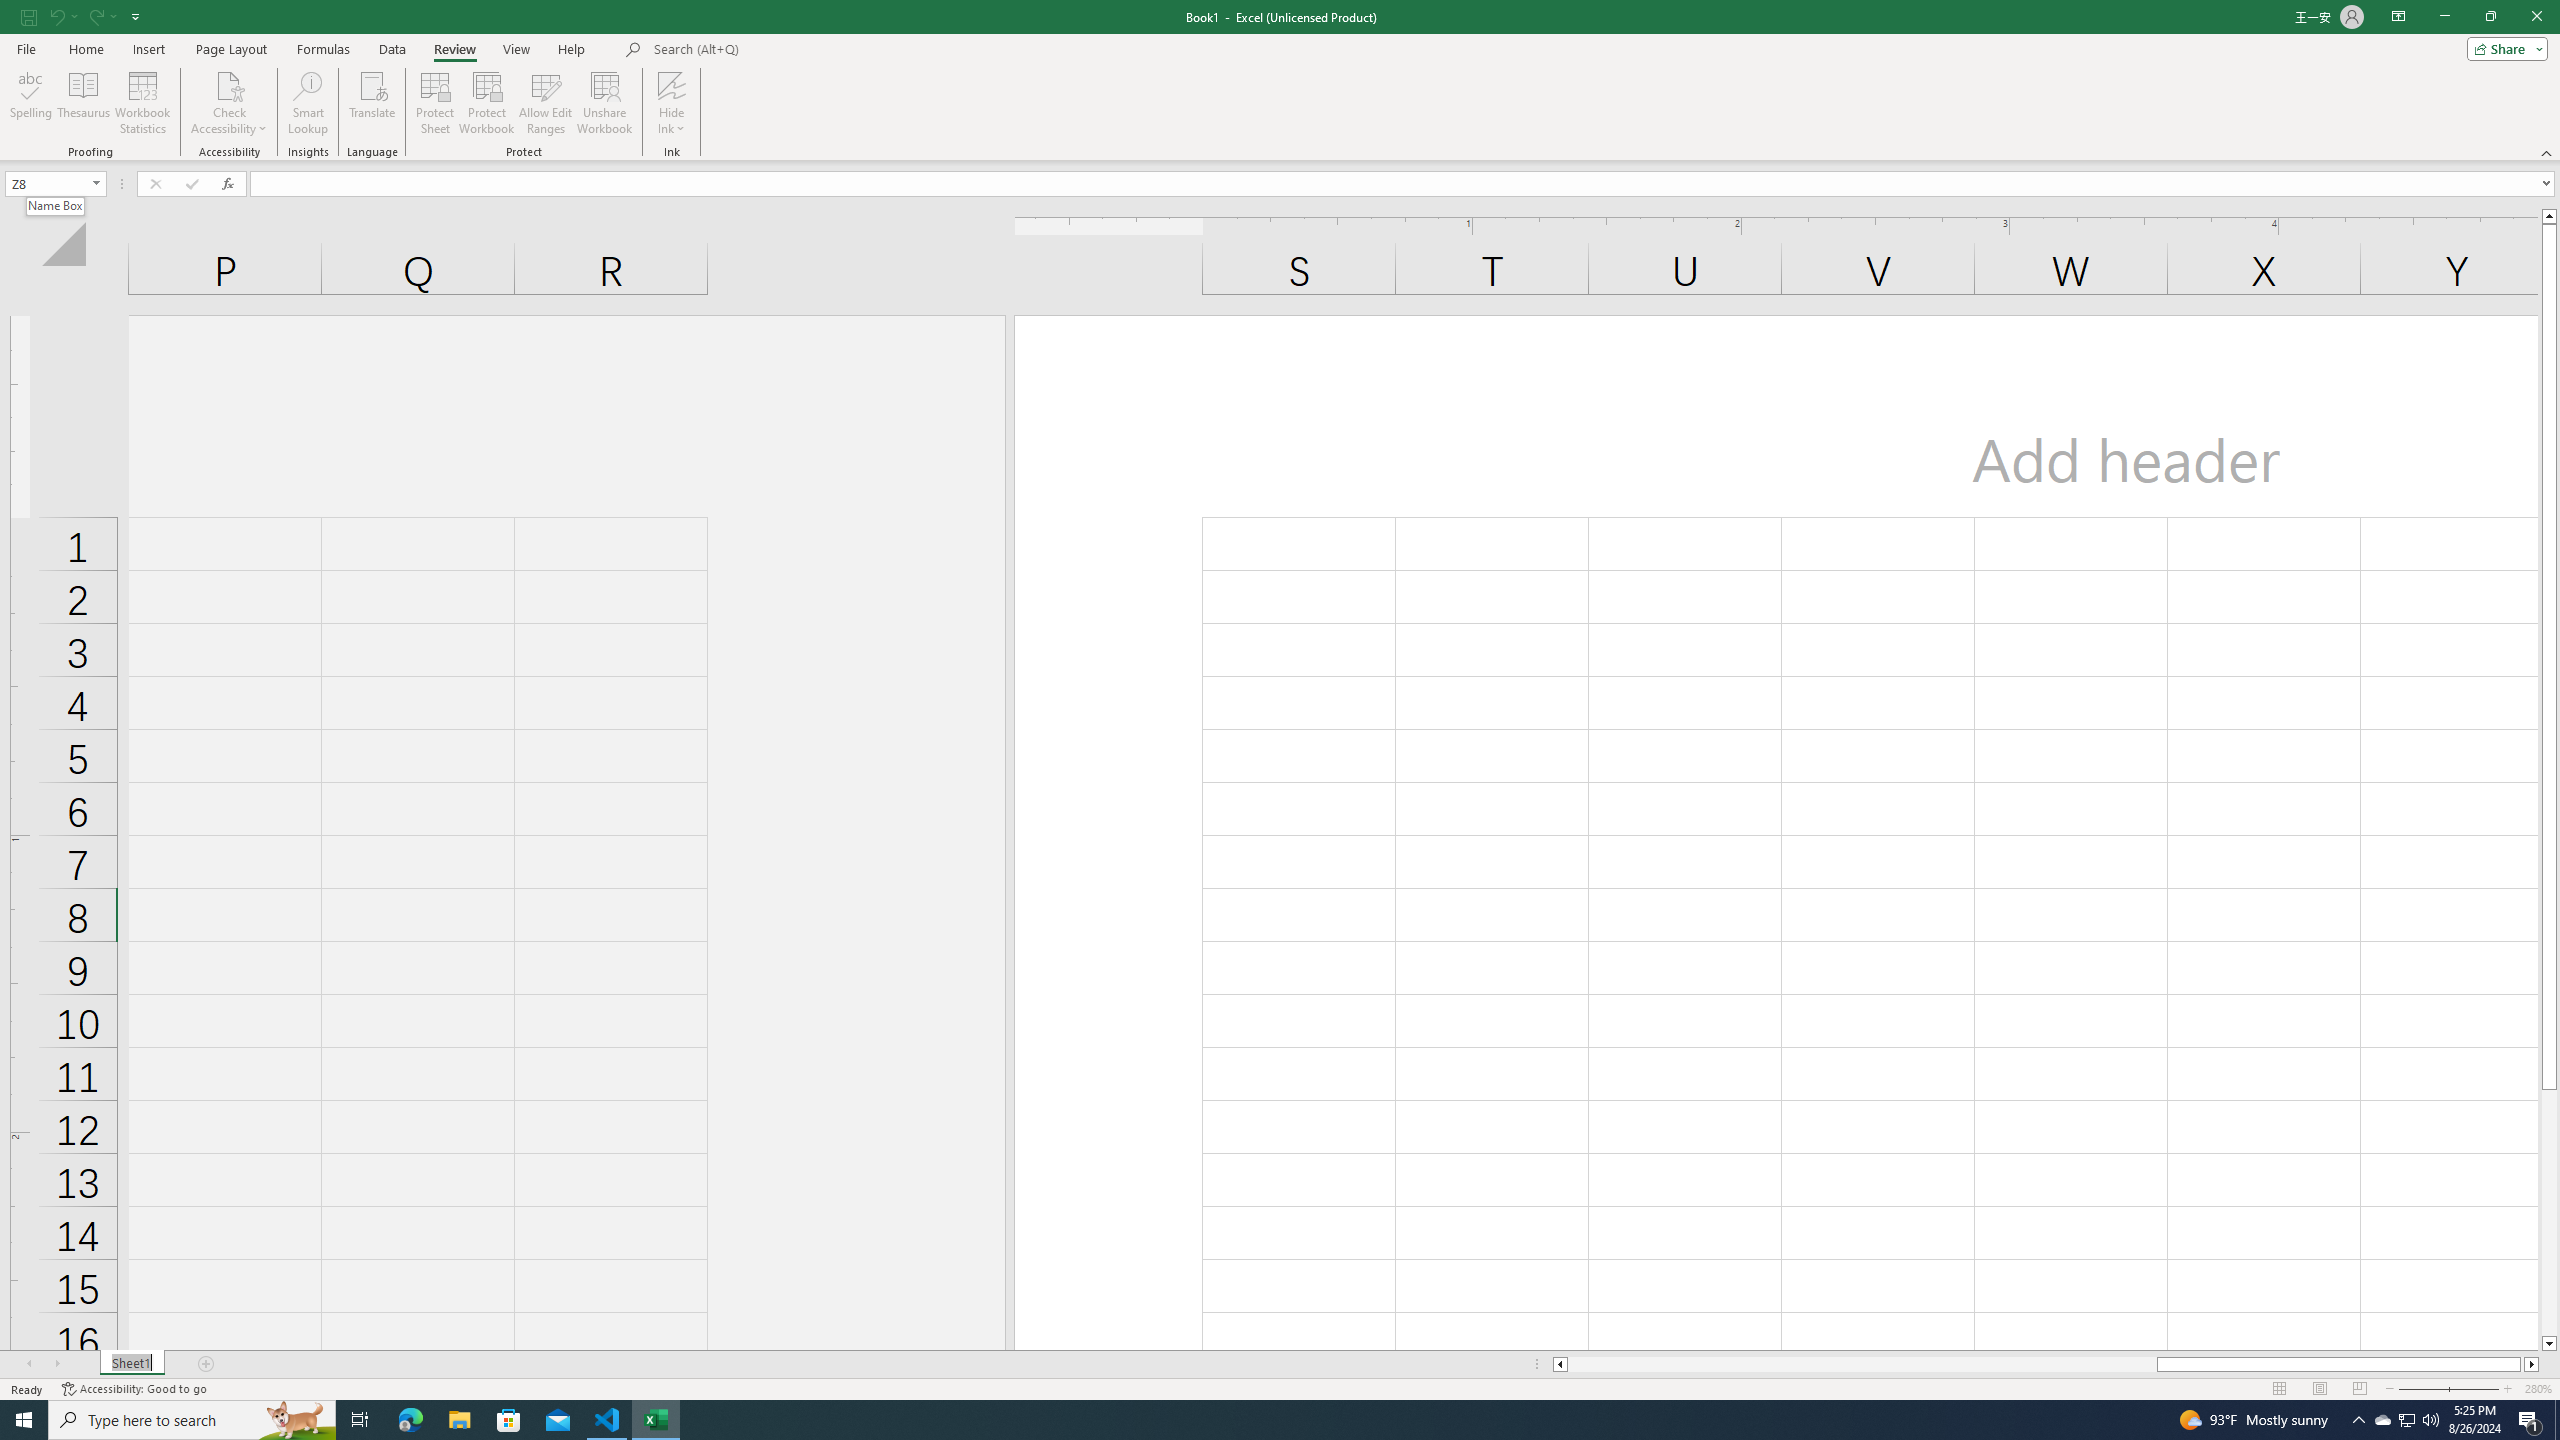 This screenshot has height=1440, width=2560. Describe the element at coordinates (604, 103) in the screenshot. I see `'Unshare Workbook'` at that location.